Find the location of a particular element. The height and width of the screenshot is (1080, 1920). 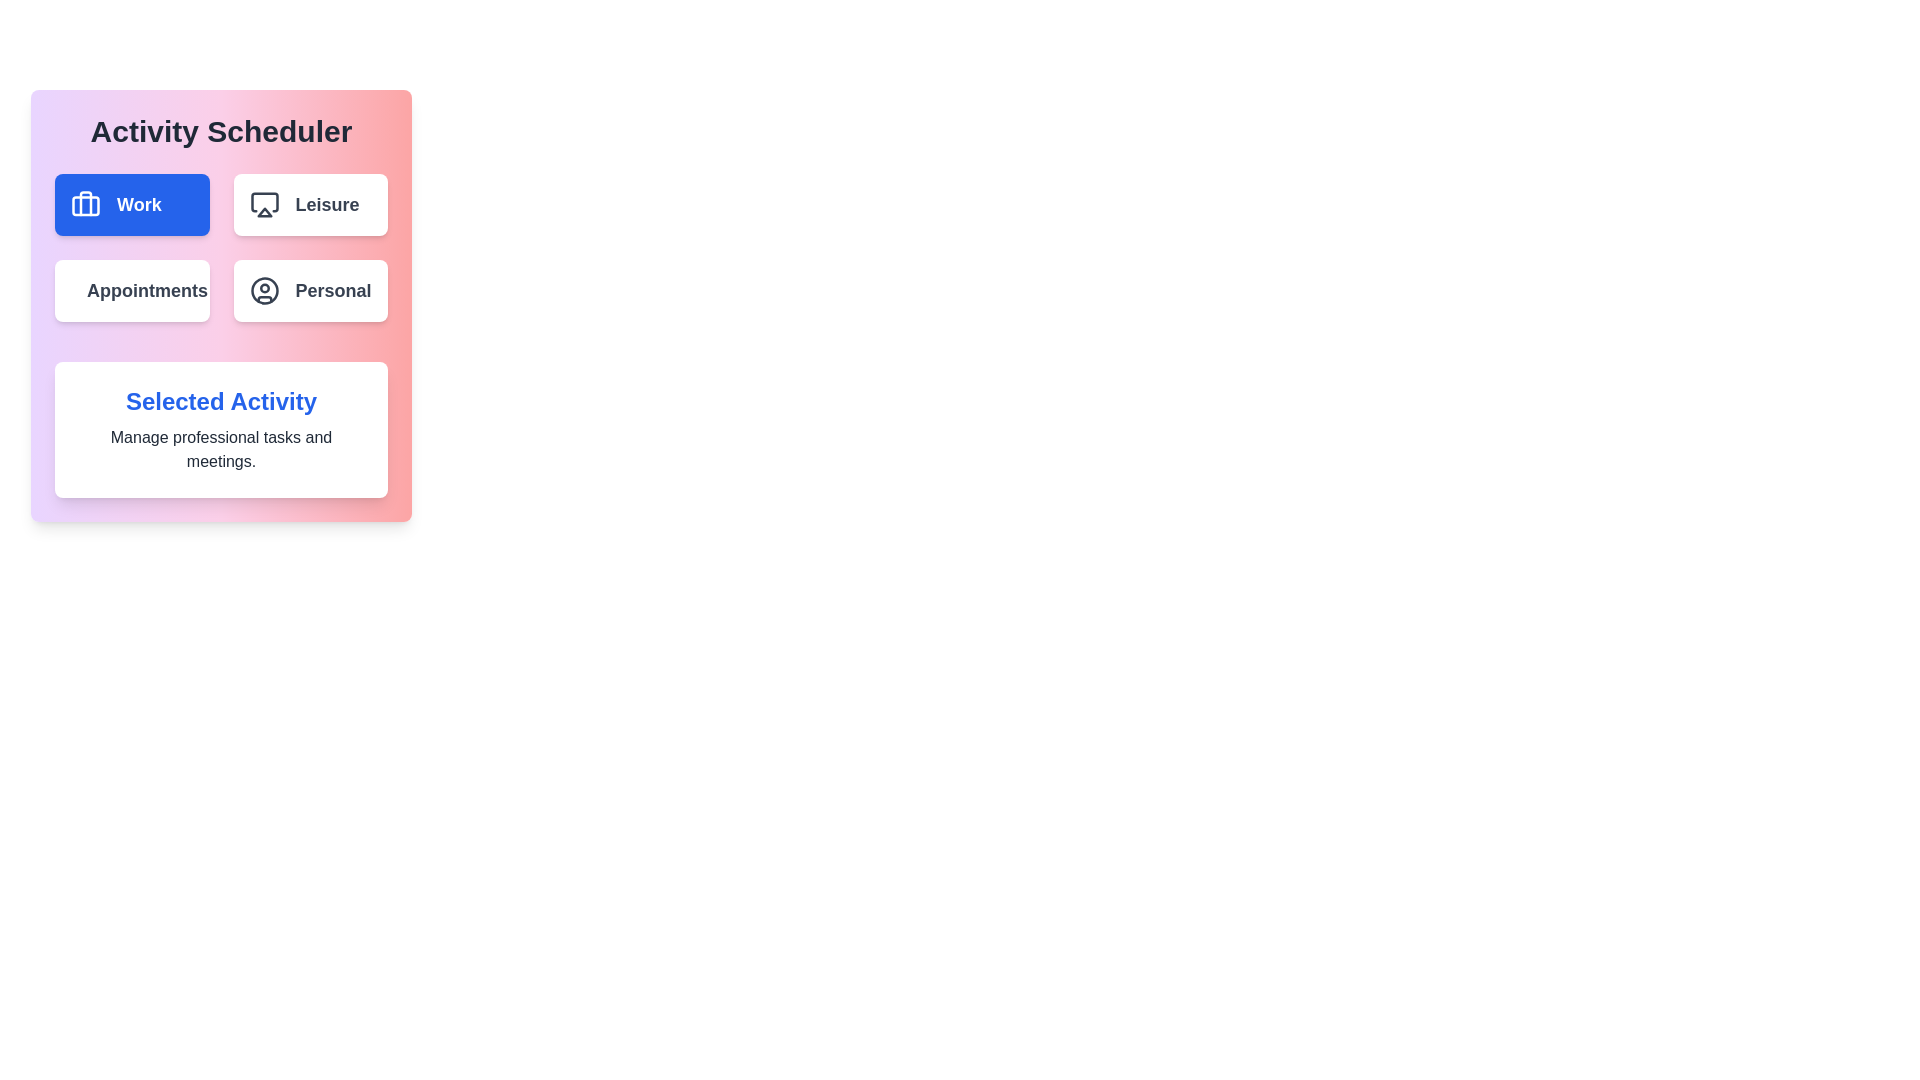

the 'Personal' button, which has a rounded rectangular shape with a white background and a user icon, located in the bottom-right corner of the 'Activity Scheduler' grid is located at coordinates (309, 290).